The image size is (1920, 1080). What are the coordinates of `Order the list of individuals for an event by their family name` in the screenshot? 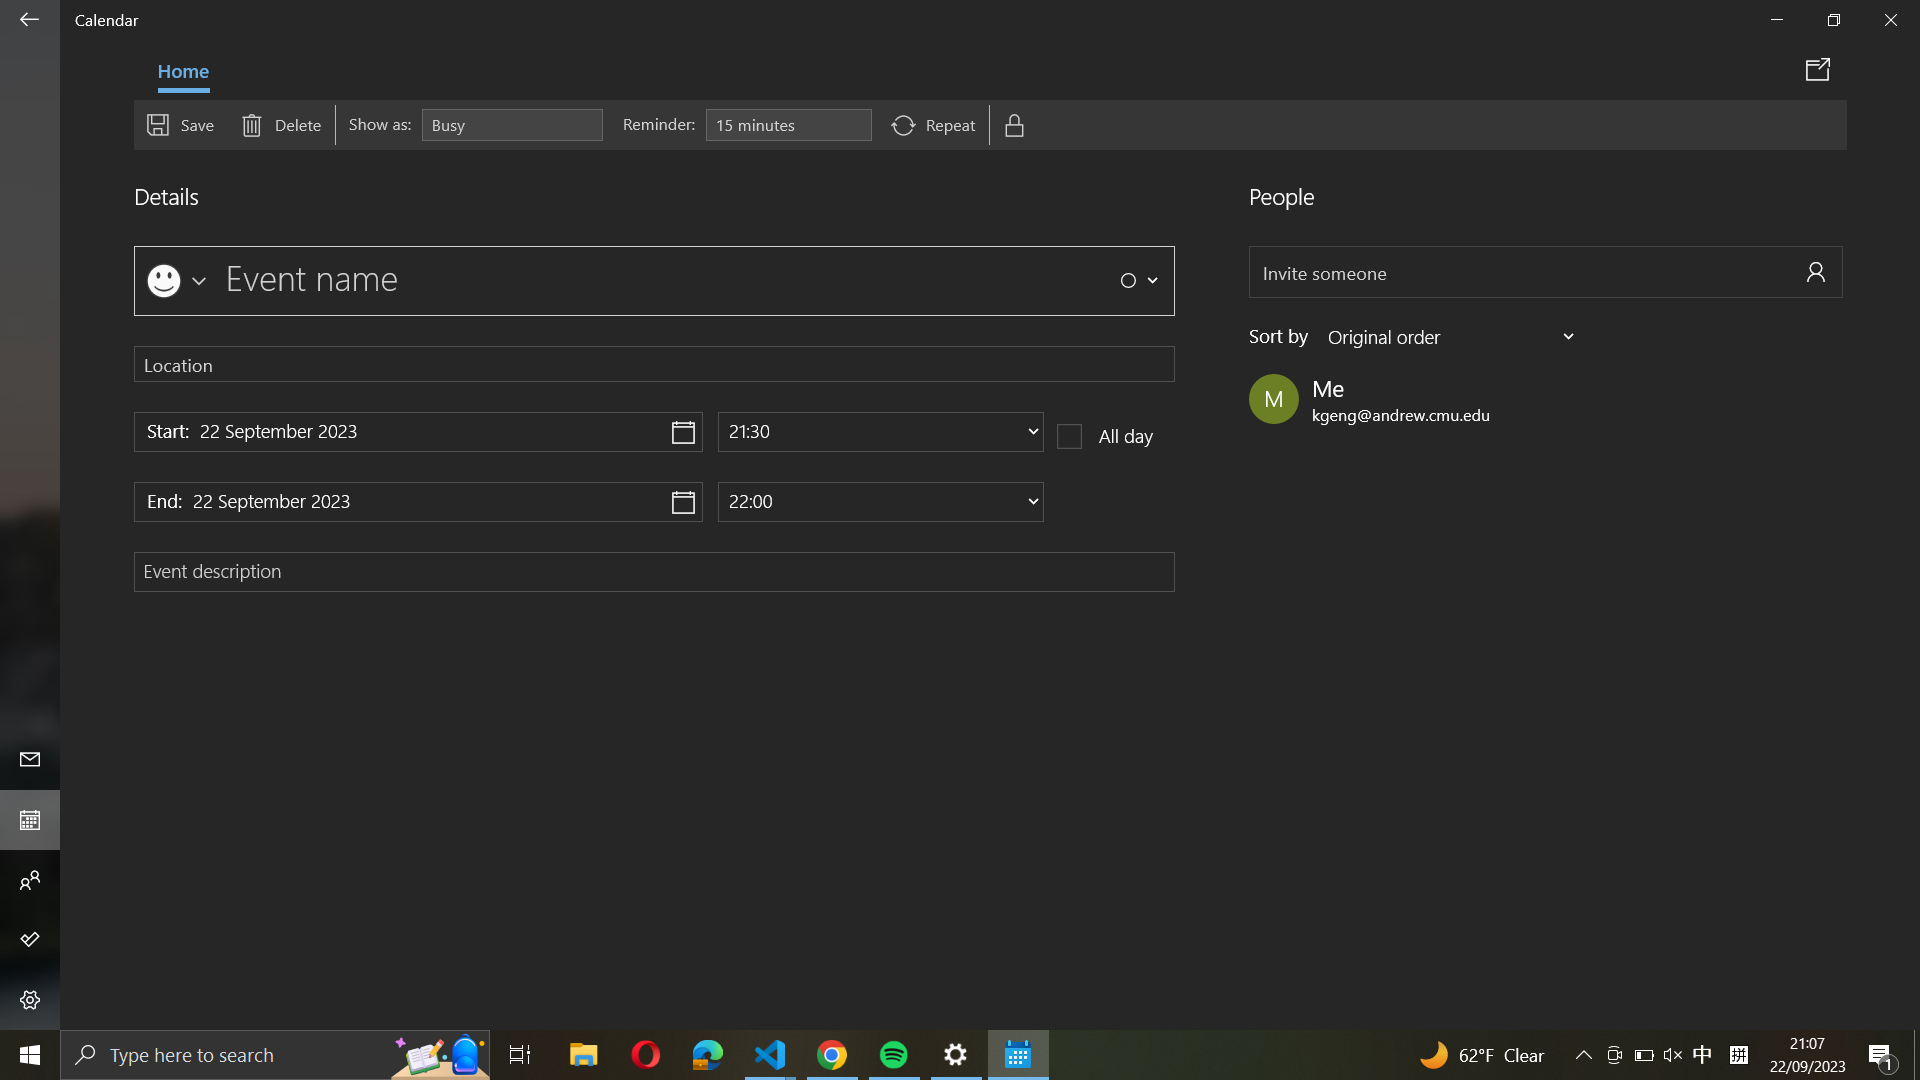 It's located at (1453, 335).